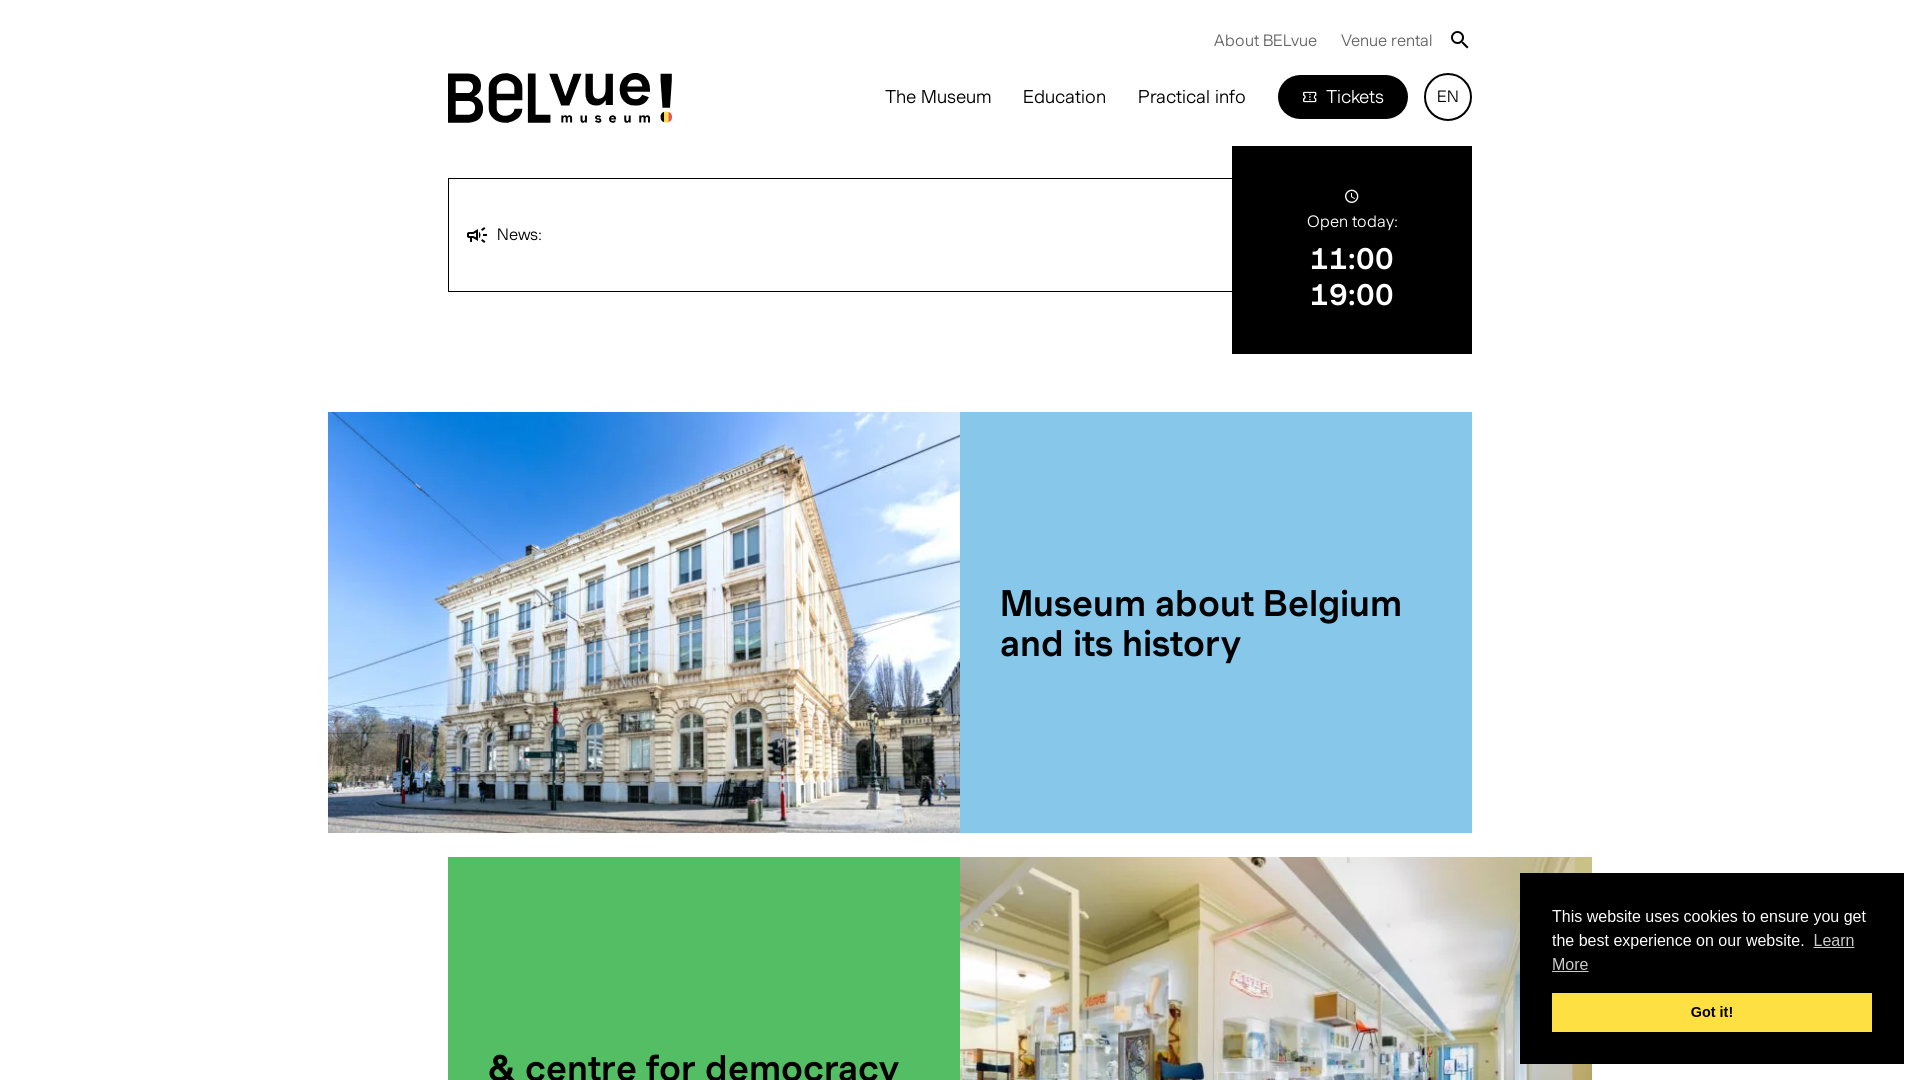 This screenshot has height=1080, width=1920. What do you see at coordinates (1352, 249) in the screenshot?
I see `'Open today:` at bounding box center [1352, 249].